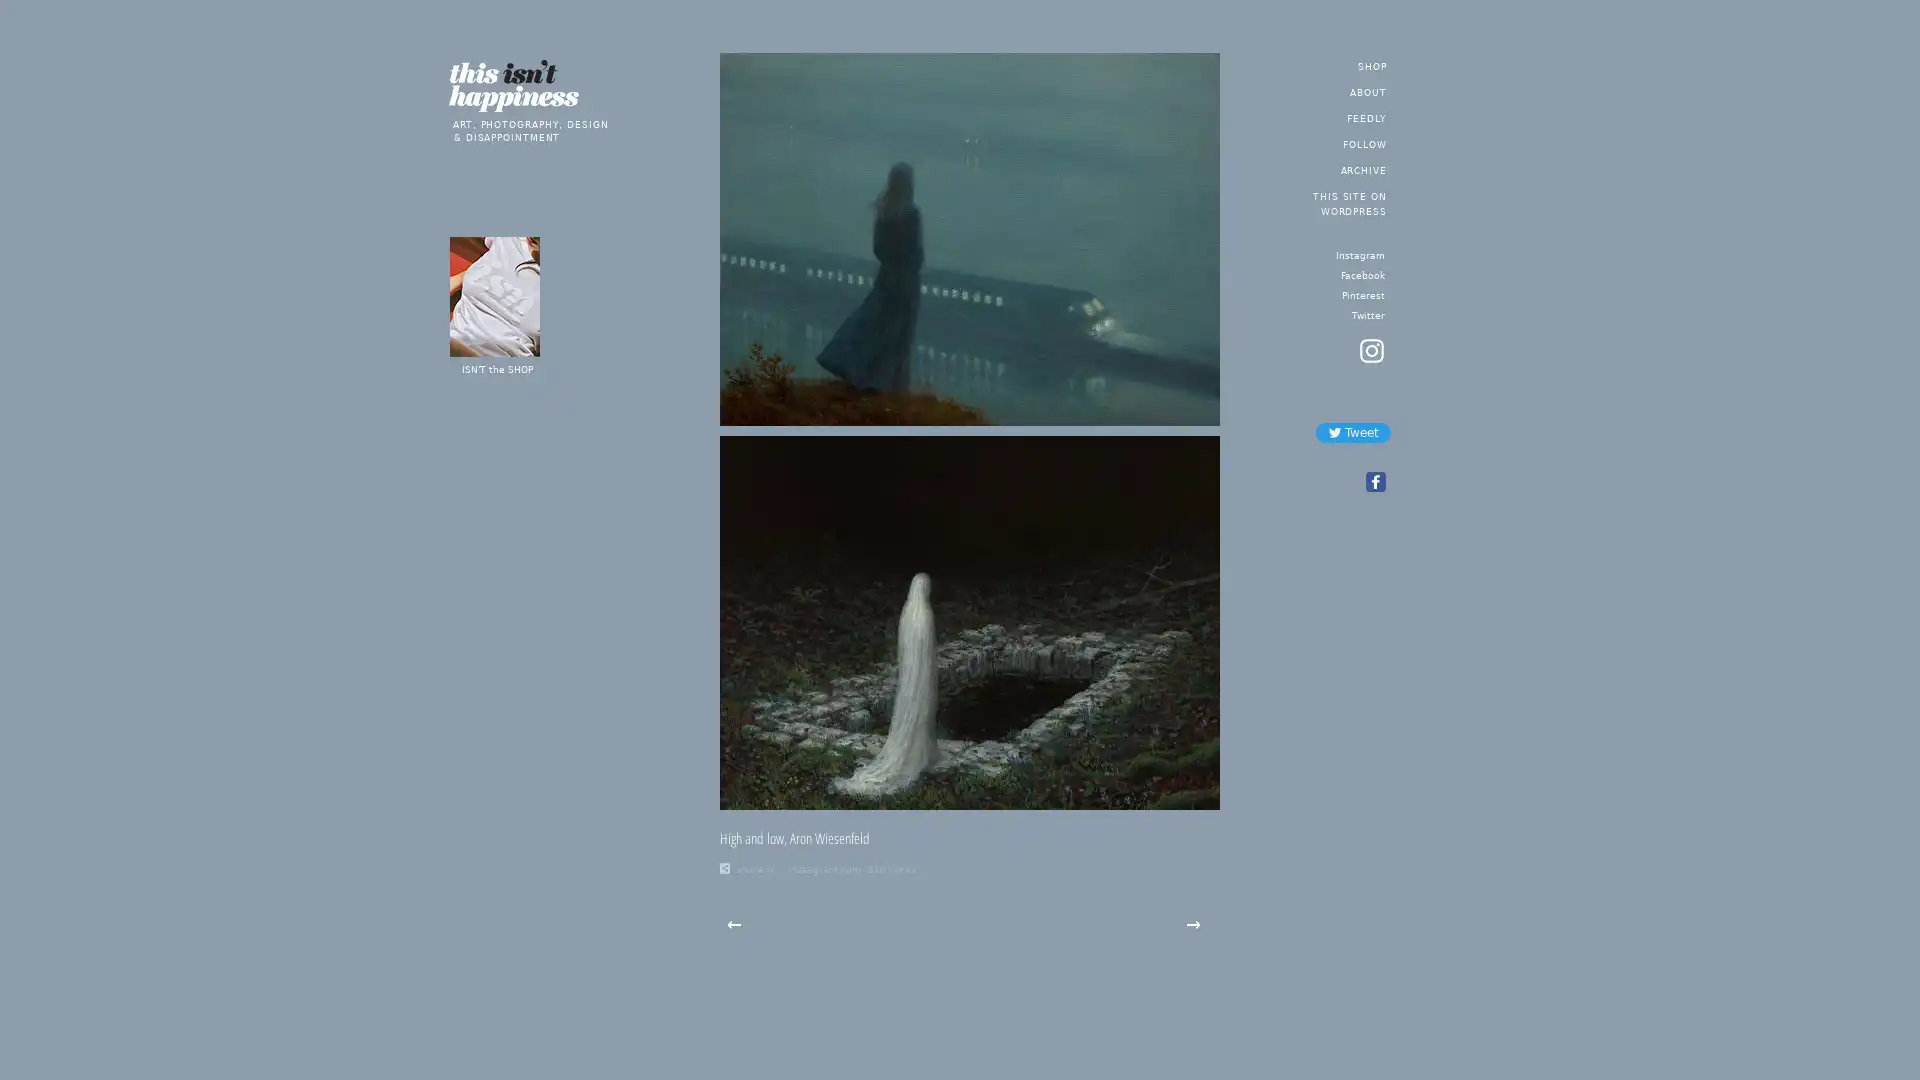 Image resolution: width=1920 pixels, height=1080 pixels. I want to click on Share to Facebook, so click(1373, 482).